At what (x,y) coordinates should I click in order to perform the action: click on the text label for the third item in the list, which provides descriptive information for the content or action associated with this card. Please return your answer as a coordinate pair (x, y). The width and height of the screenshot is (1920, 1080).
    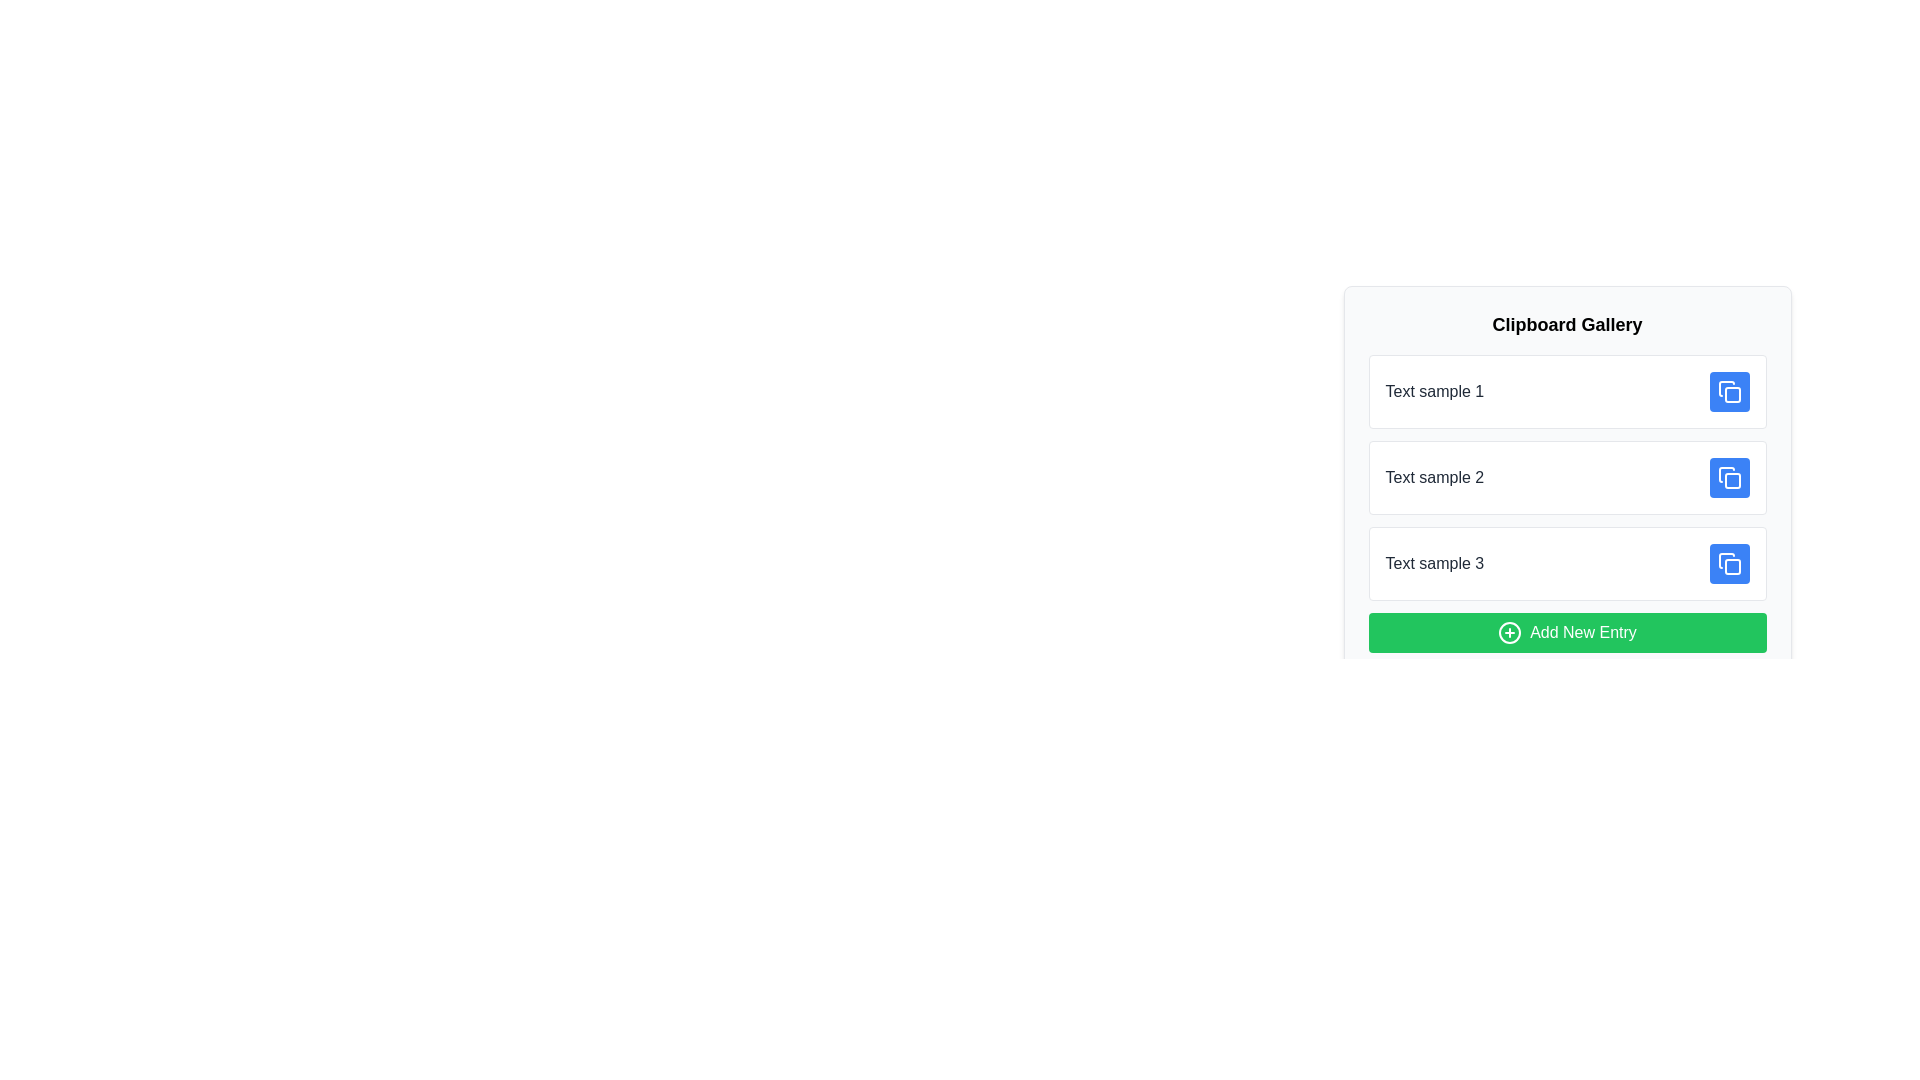
    Looking at the image, I should click on (1433, 563).